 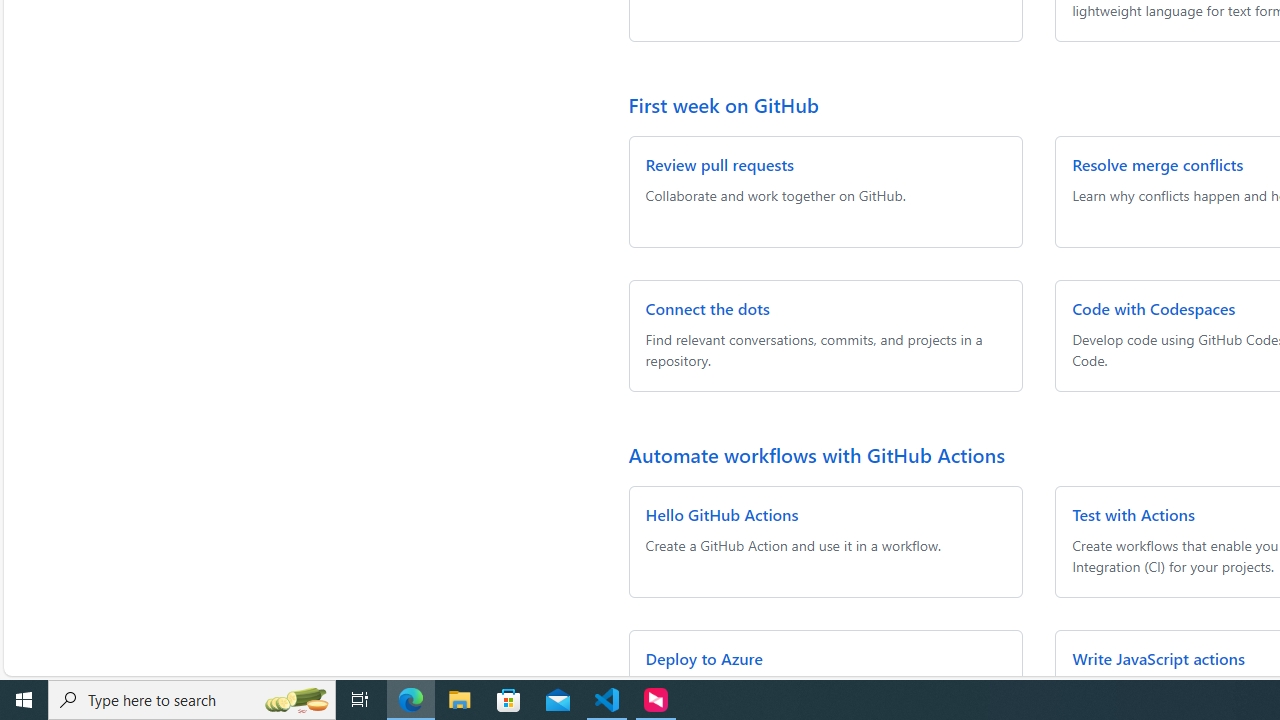 I want to click on 'Automate workflows with GitHub Actions', so click(x=816, y=454).